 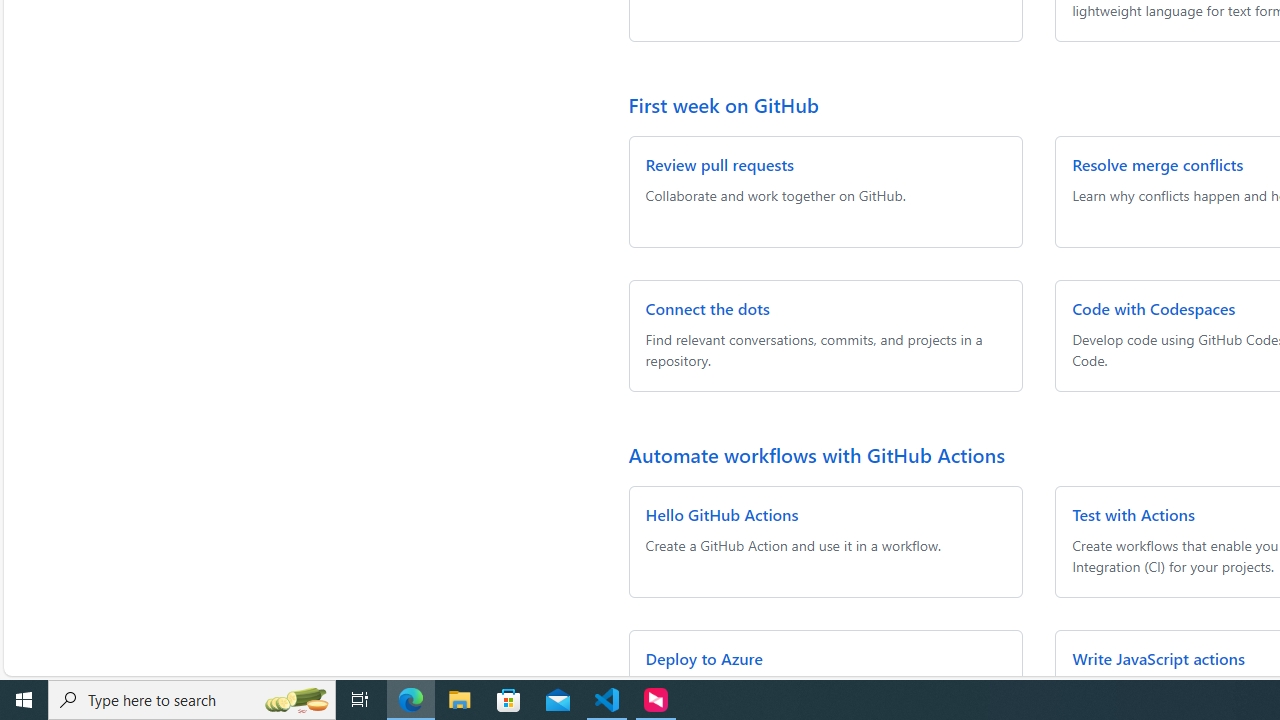 I want to click on 'Automate workflows with GitHub Actions', so click(x=816, y=454).